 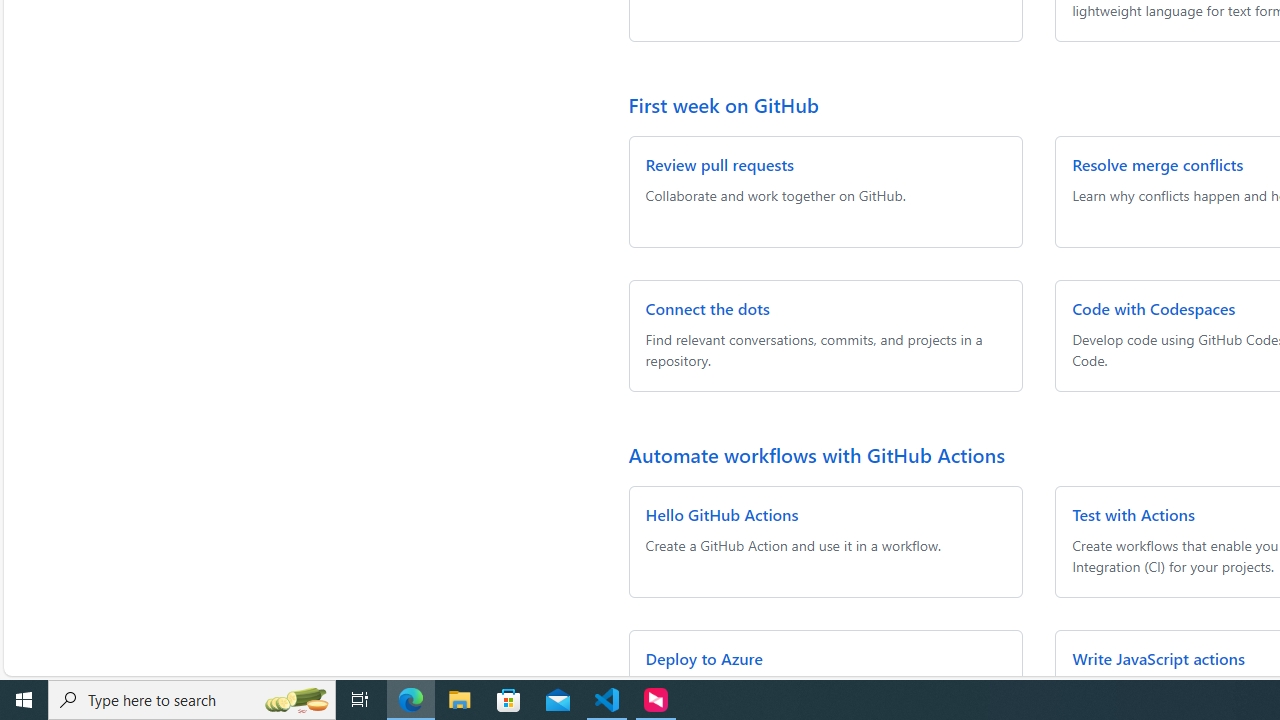 I want to click on 'Automate workflows with GitHub Actions', so click(x=816, y=454).